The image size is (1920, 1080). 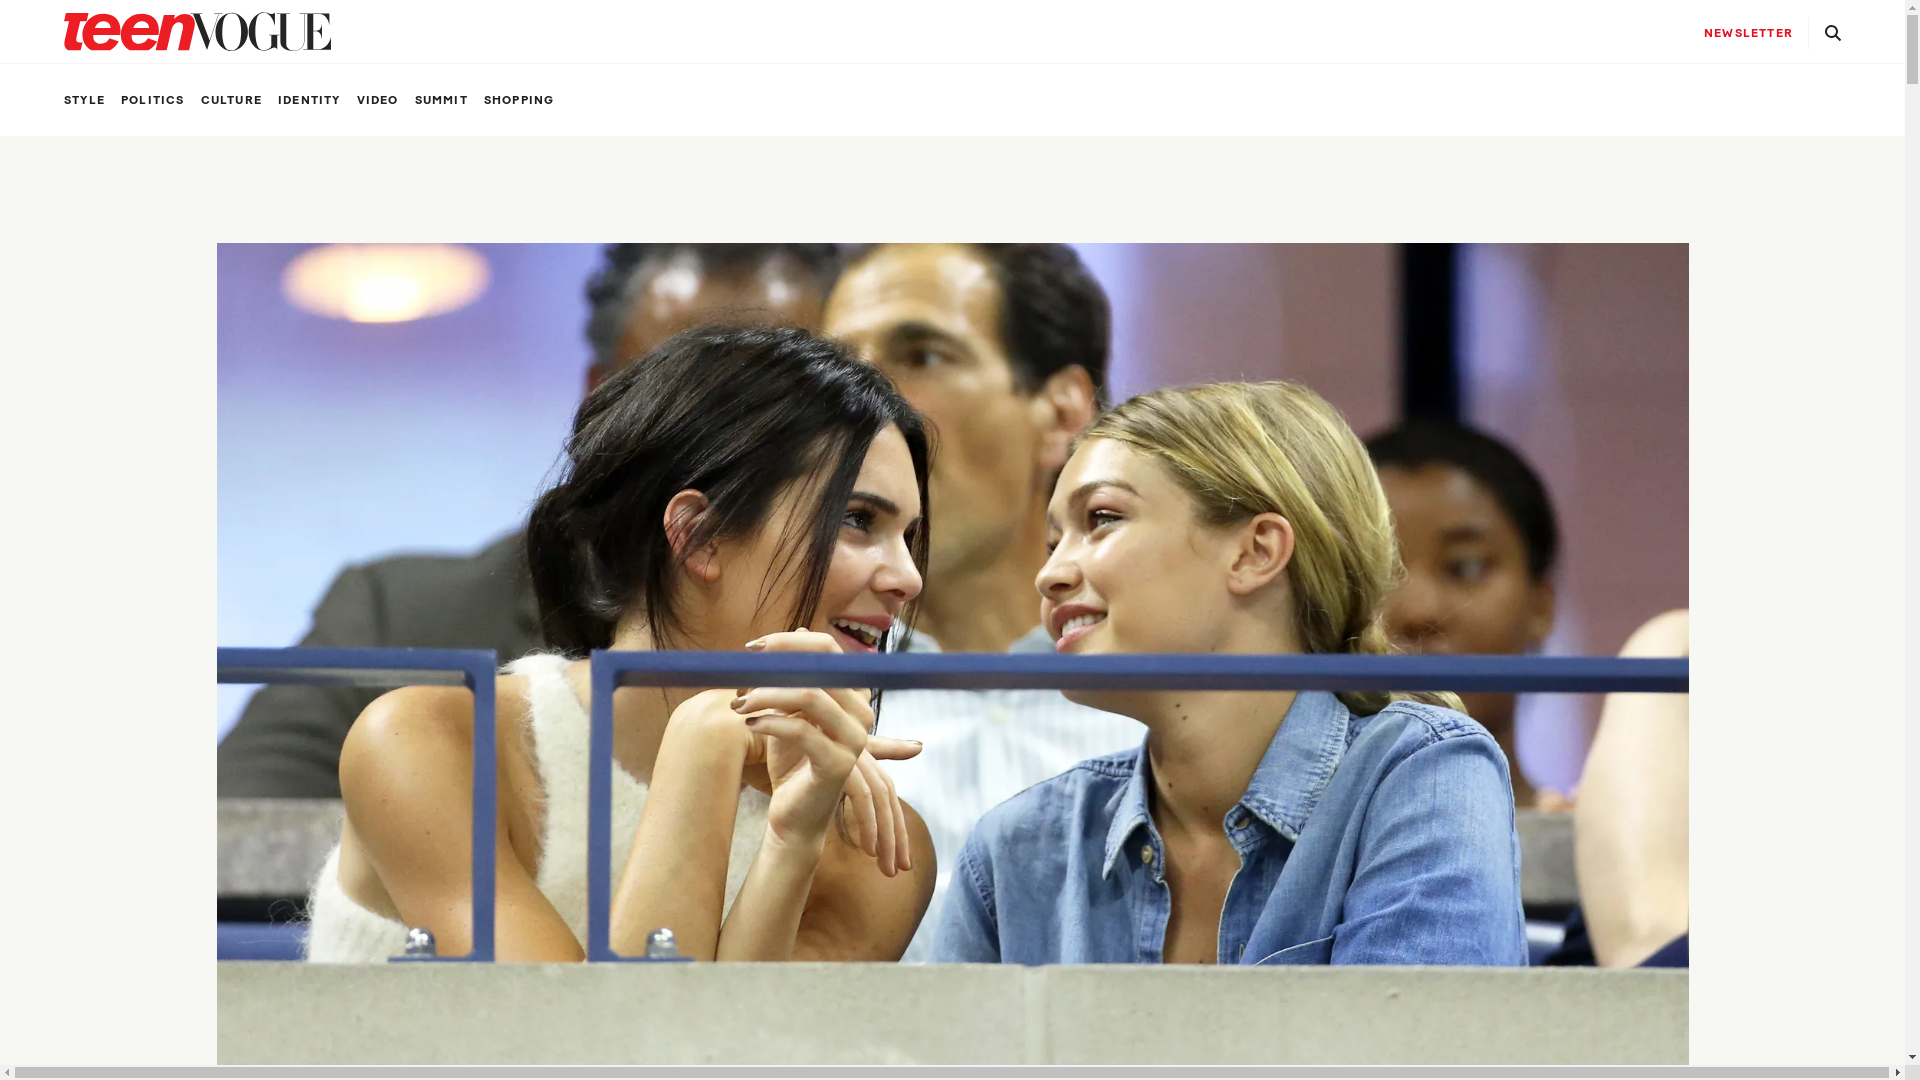 What do you see at coordinates (1687, 33) in the screenshot?
I see `'NEWSLETTER'` at bounding box center [1687, 33].